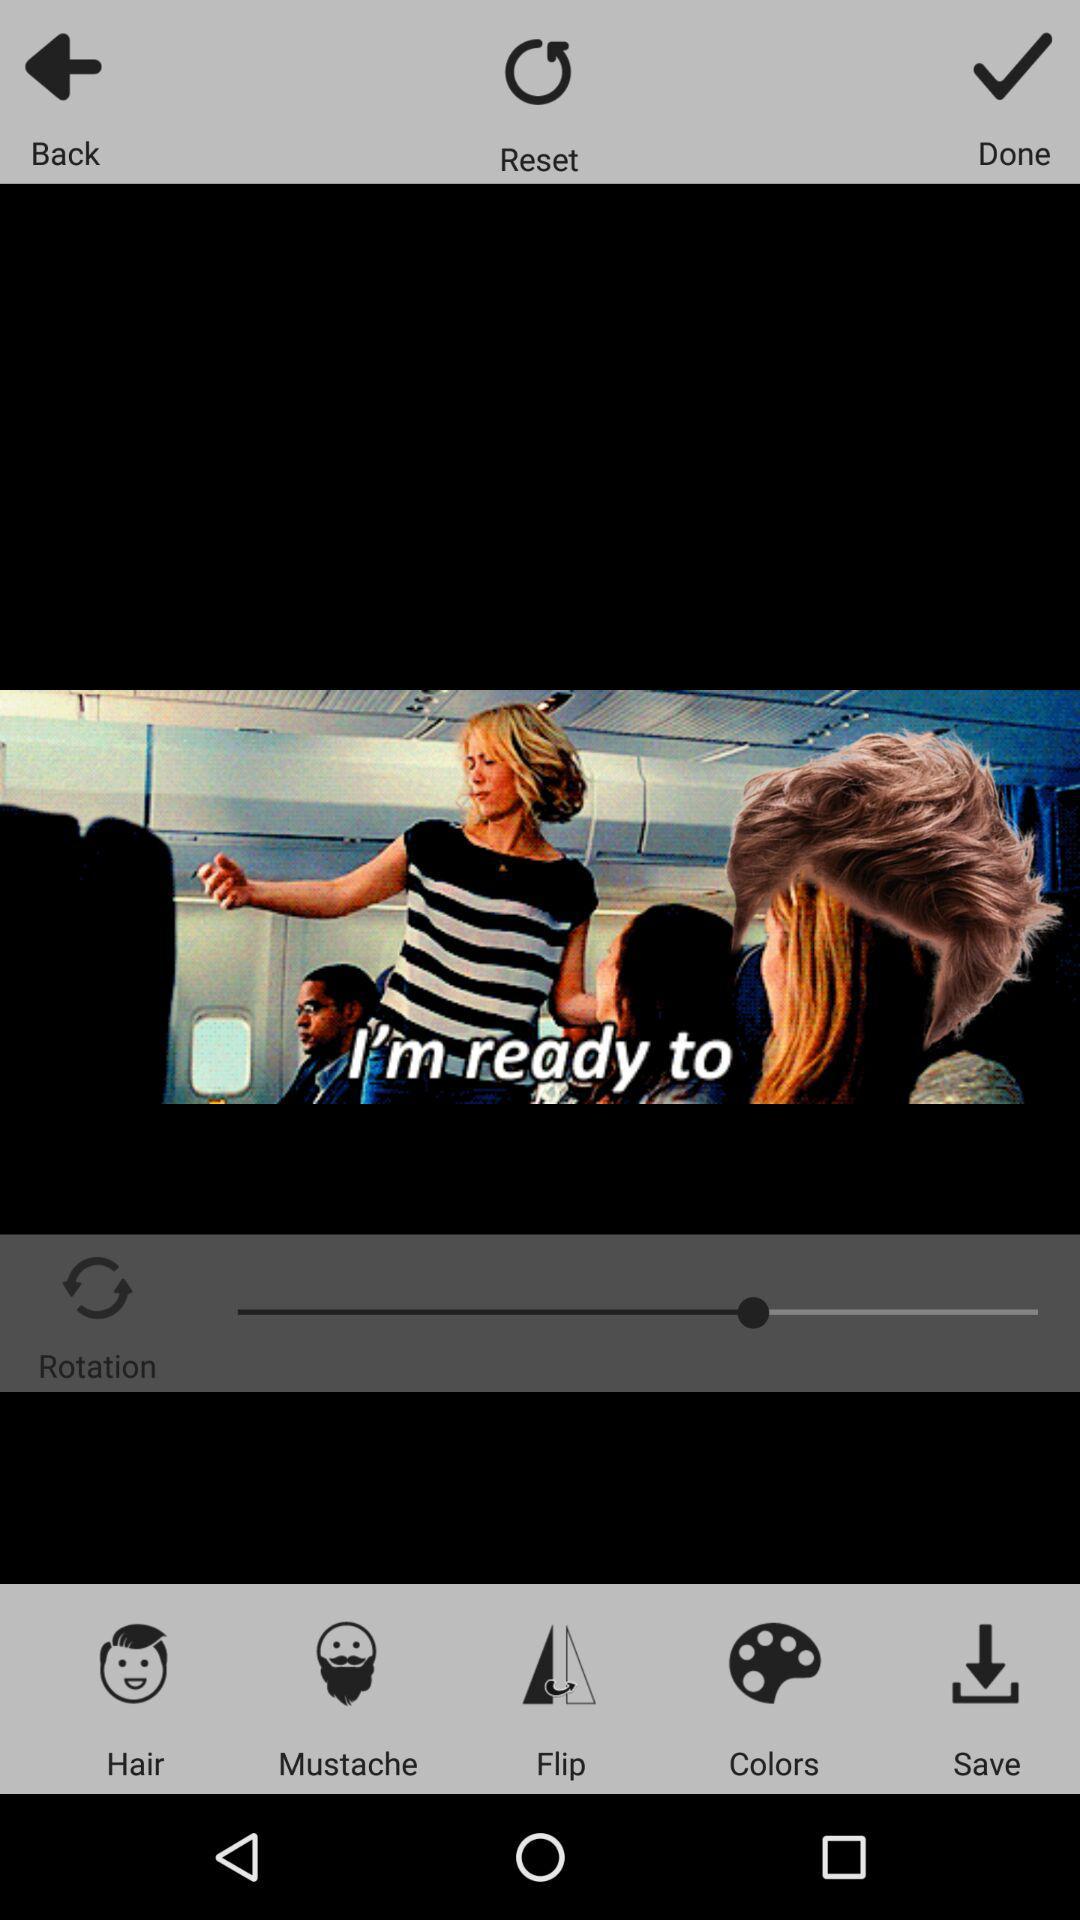  I want to click on color, so click(773, 1662).